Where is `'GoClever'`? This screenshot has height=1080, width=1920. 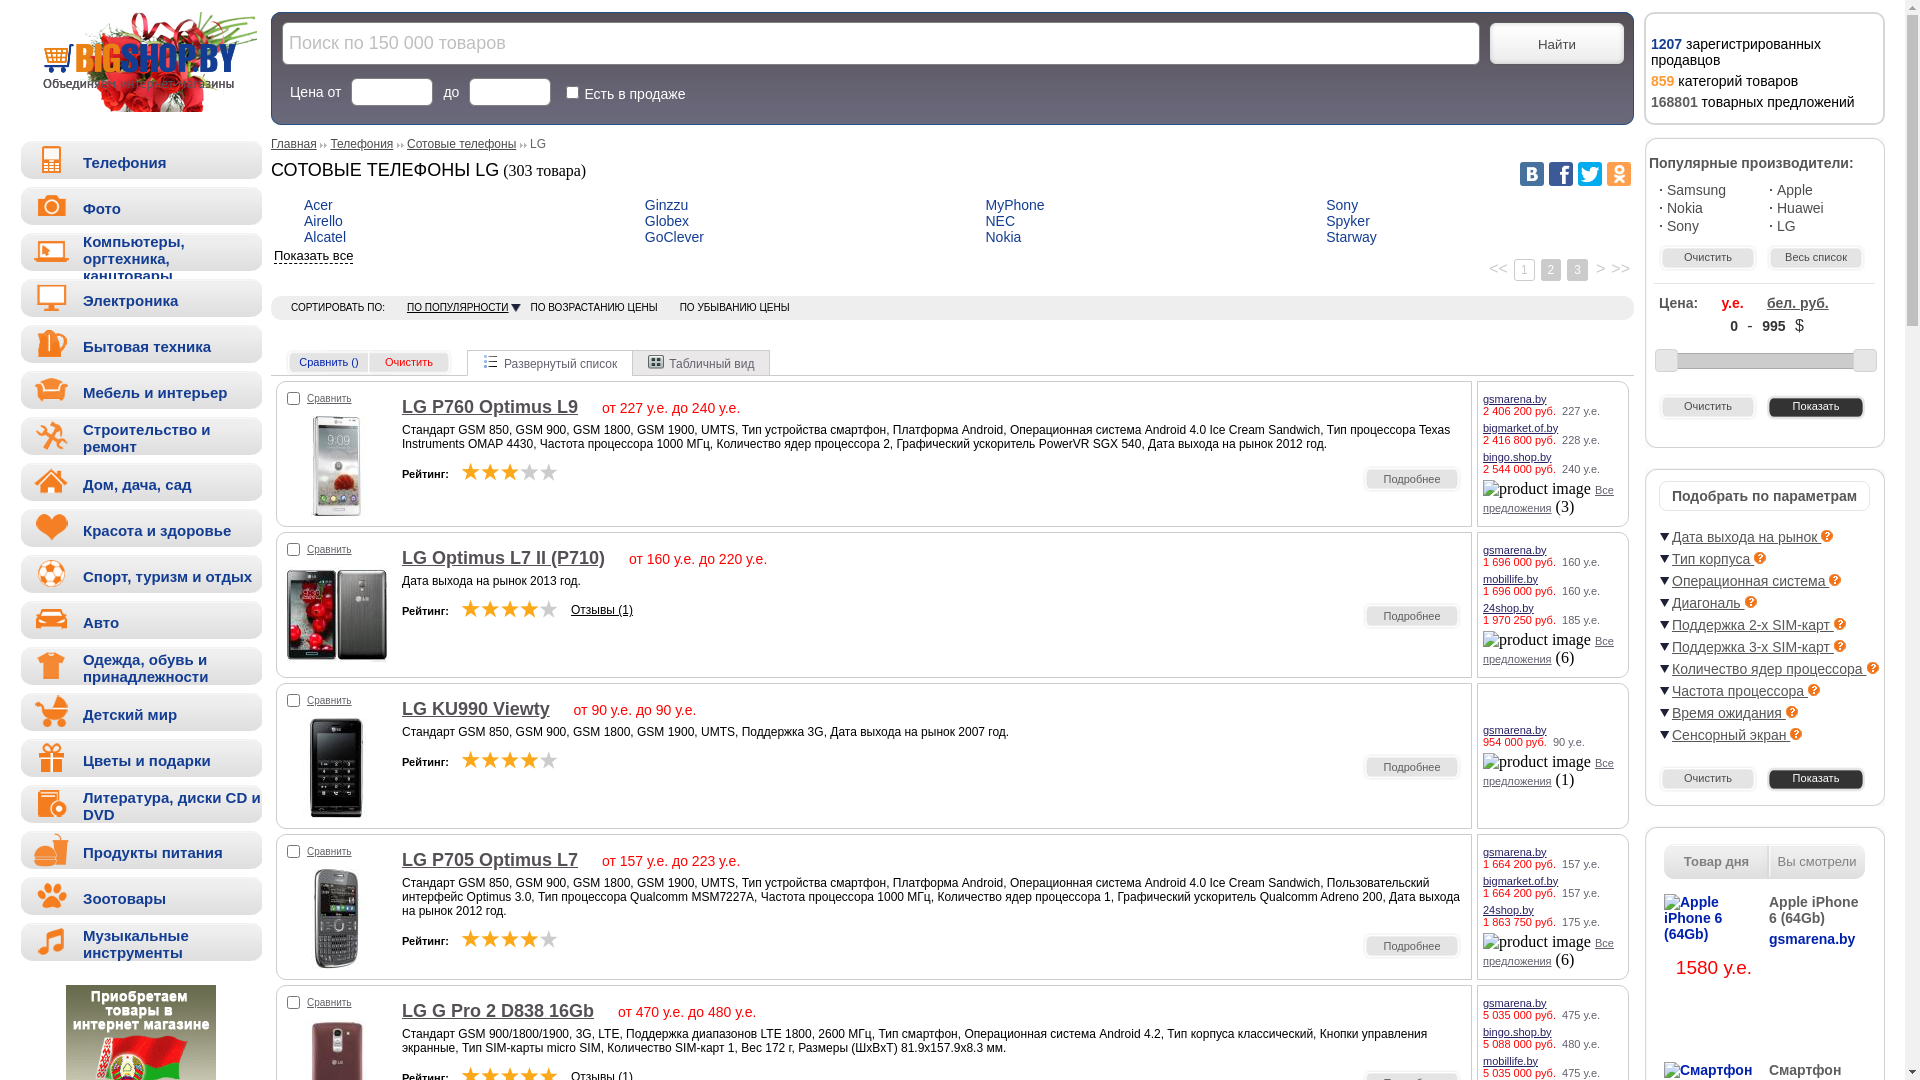
'GoClever' is located at coordinates (674, 235).